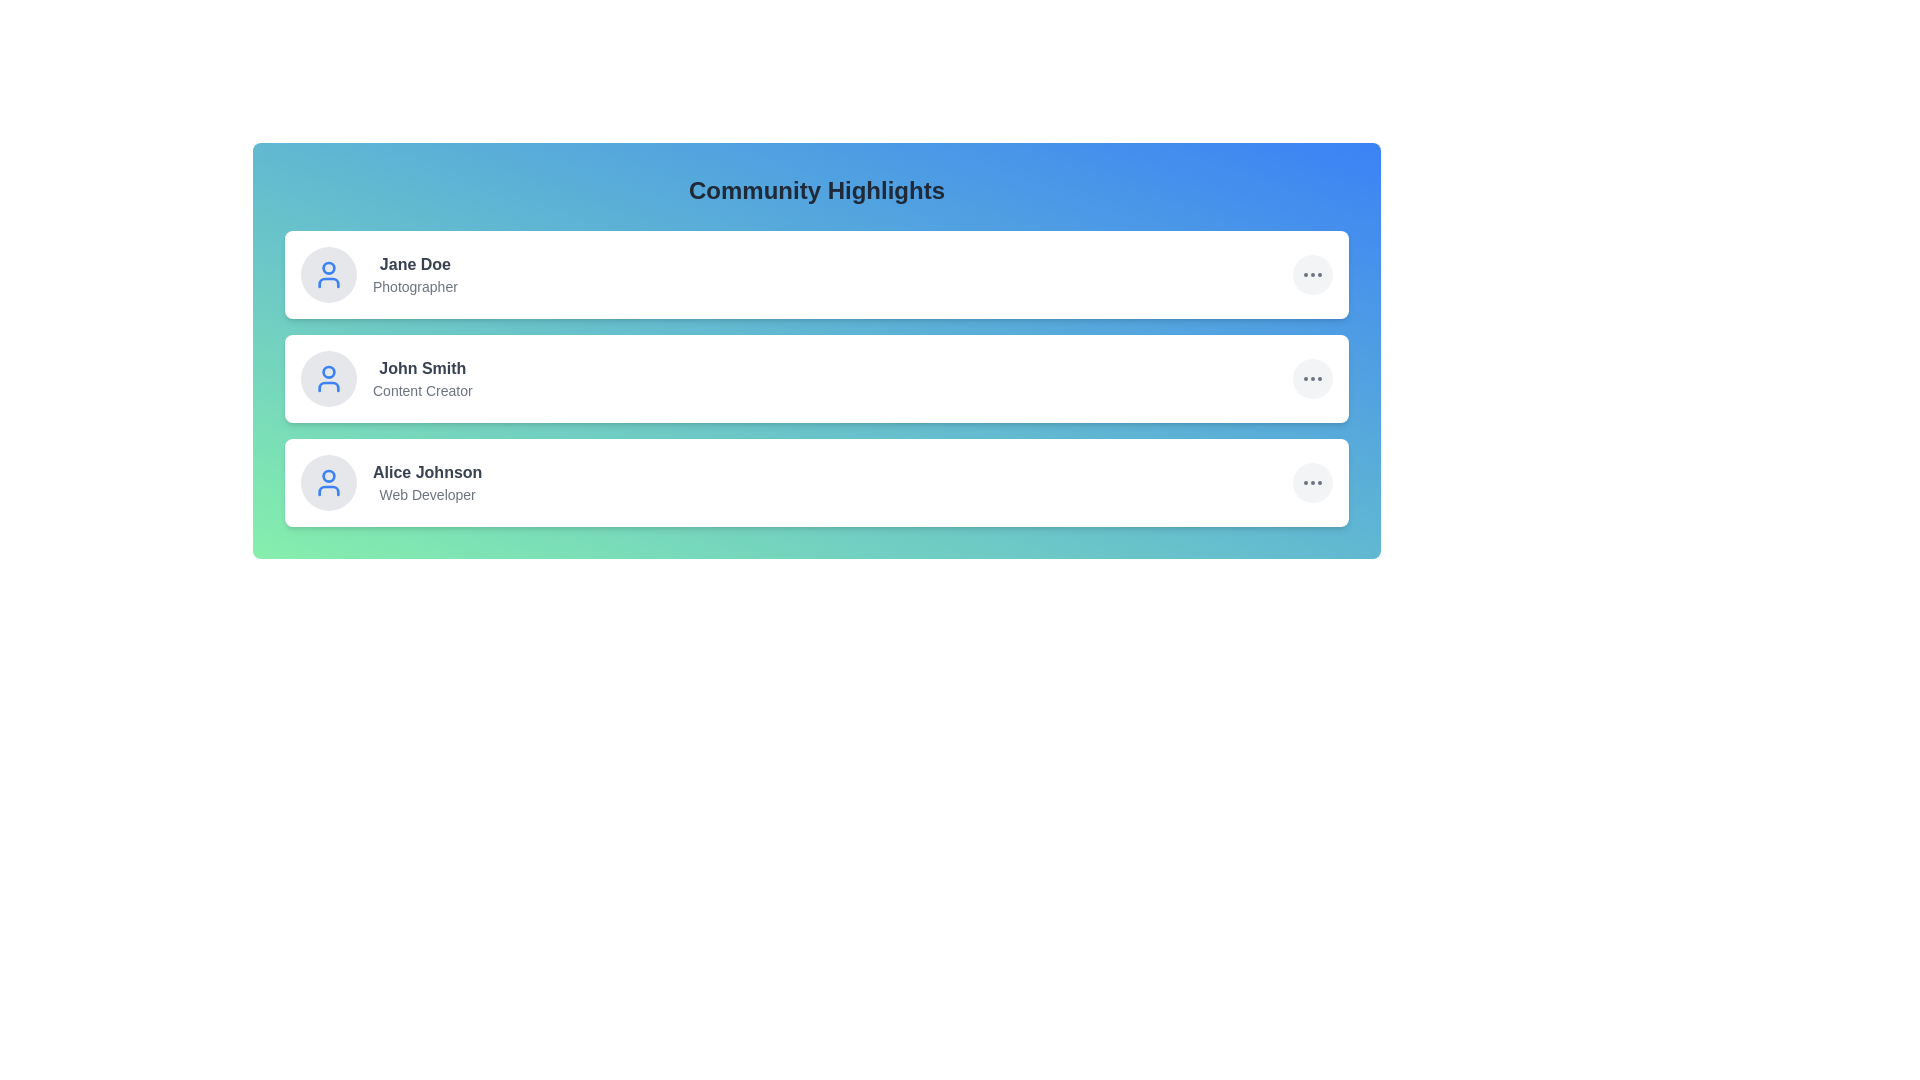  What do you see at coordinates (426, 494) in the screenshot?
I see `text content of the Text Label displaying 'Web Developer', located below 'Alice Johnson' in the Community Highlights section` at bounding box center [426, 494].